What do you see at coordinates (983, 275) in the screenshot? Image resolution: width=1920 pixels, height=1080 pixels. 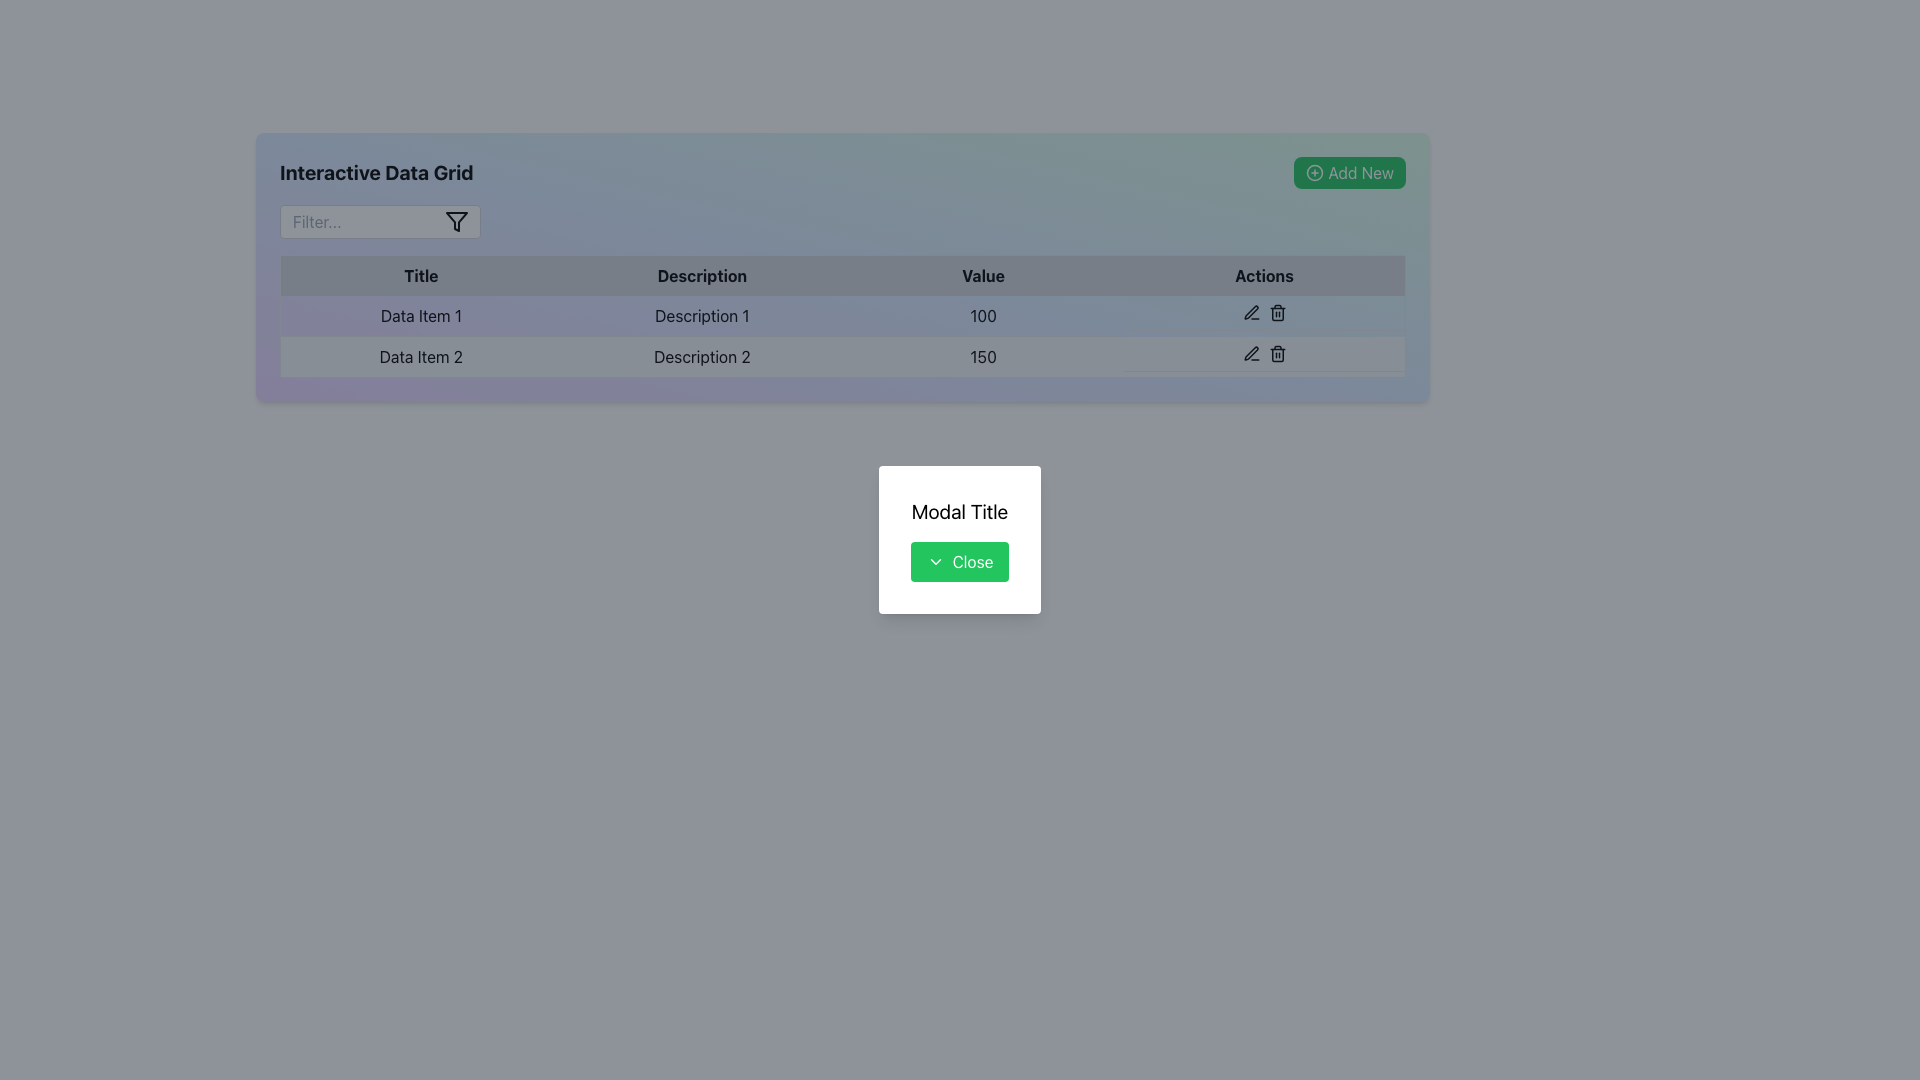 I see `the 'Value' text label, which is the third column in a row of headings in the data grid's header, flanked by 'Description' and 'Actions'` at bounding box center [983, 275].